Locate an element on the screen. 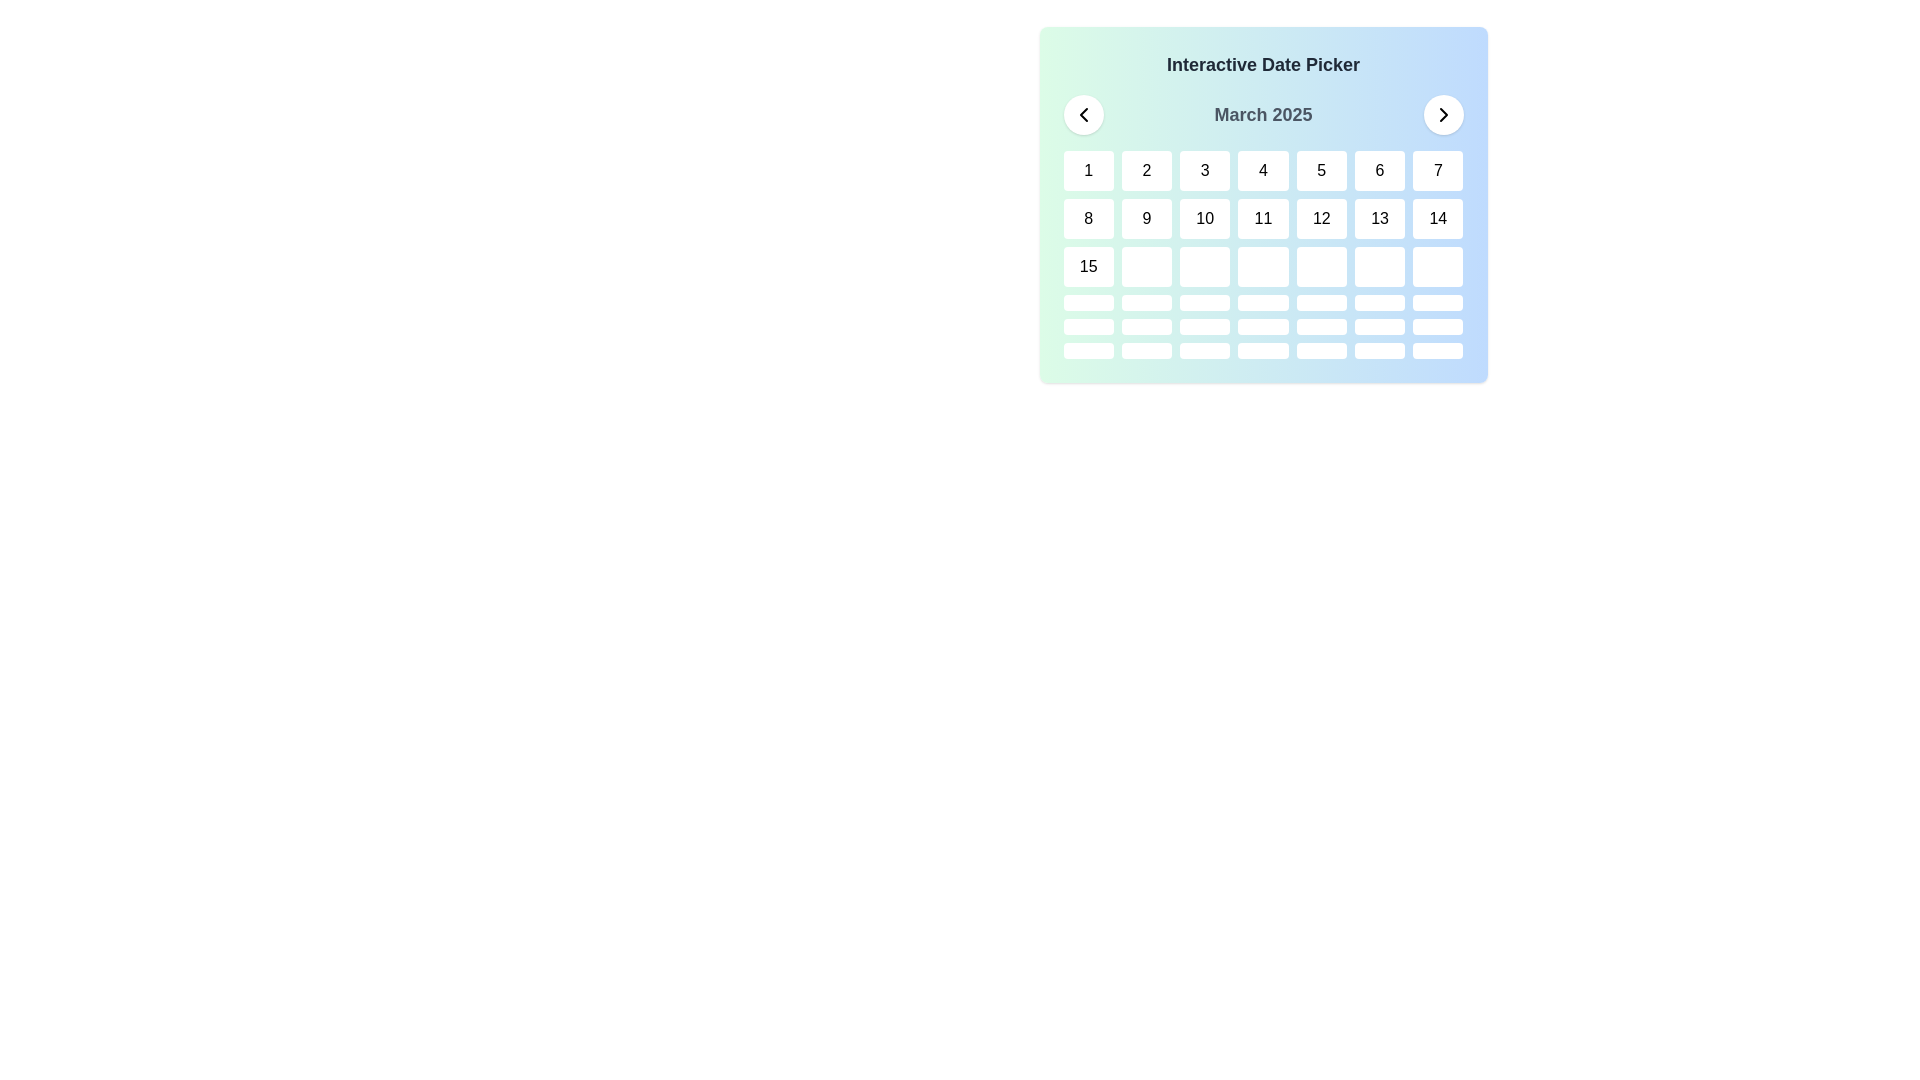  the month and year display label in the date picker, which is located at the center of the top row between the left and right arrow buttons is located at coordinates (1262, 115).